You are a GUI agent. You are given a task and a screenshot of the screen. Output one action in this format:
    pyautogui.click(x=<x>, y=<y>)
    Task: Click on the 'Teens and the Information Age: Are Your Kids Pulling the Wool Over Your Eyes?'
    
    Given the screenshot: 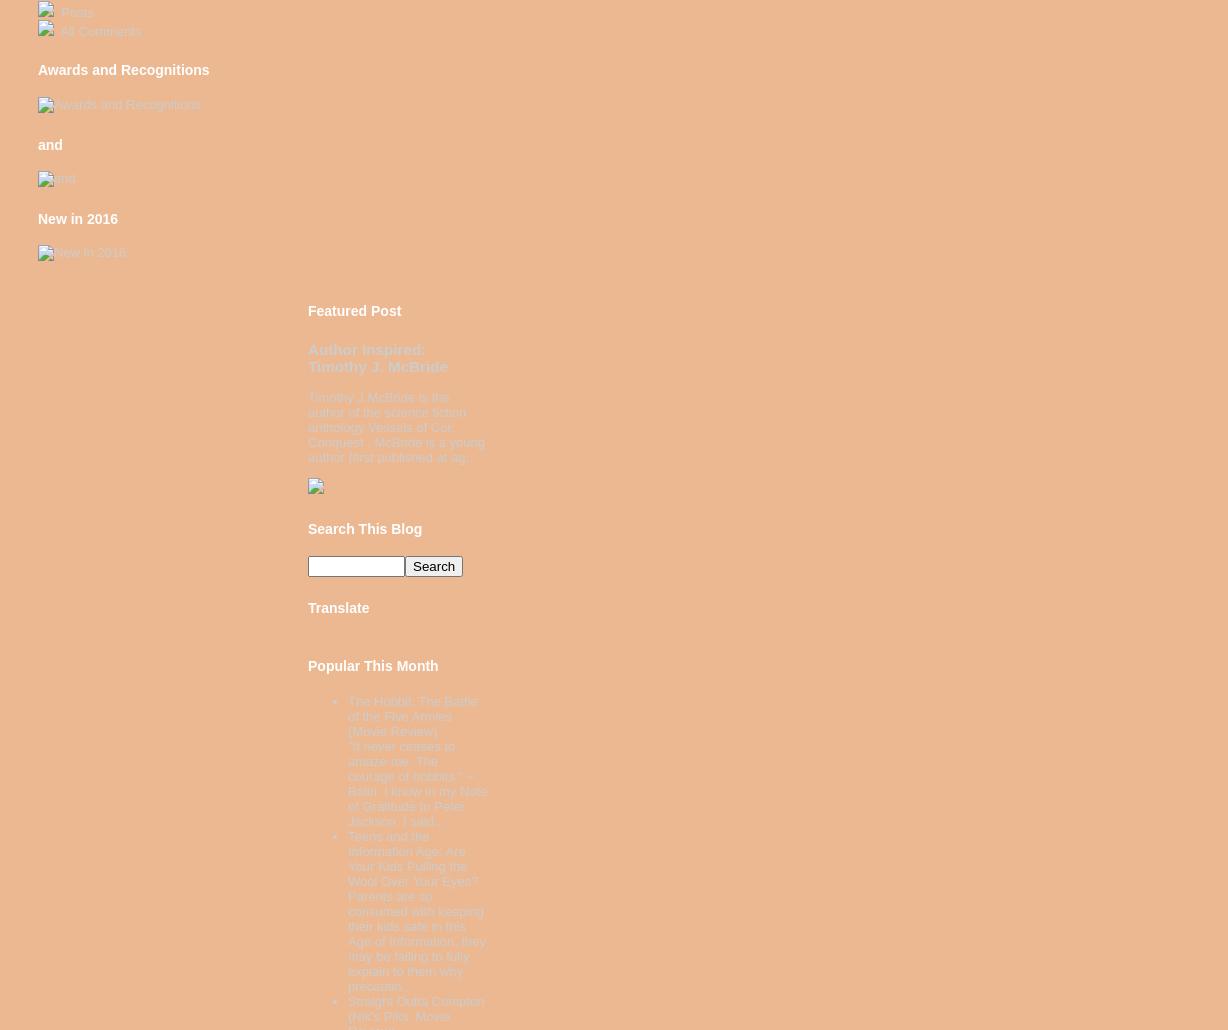 What is the action you would take?
    pyautogui.click(x=412, y=859)
    